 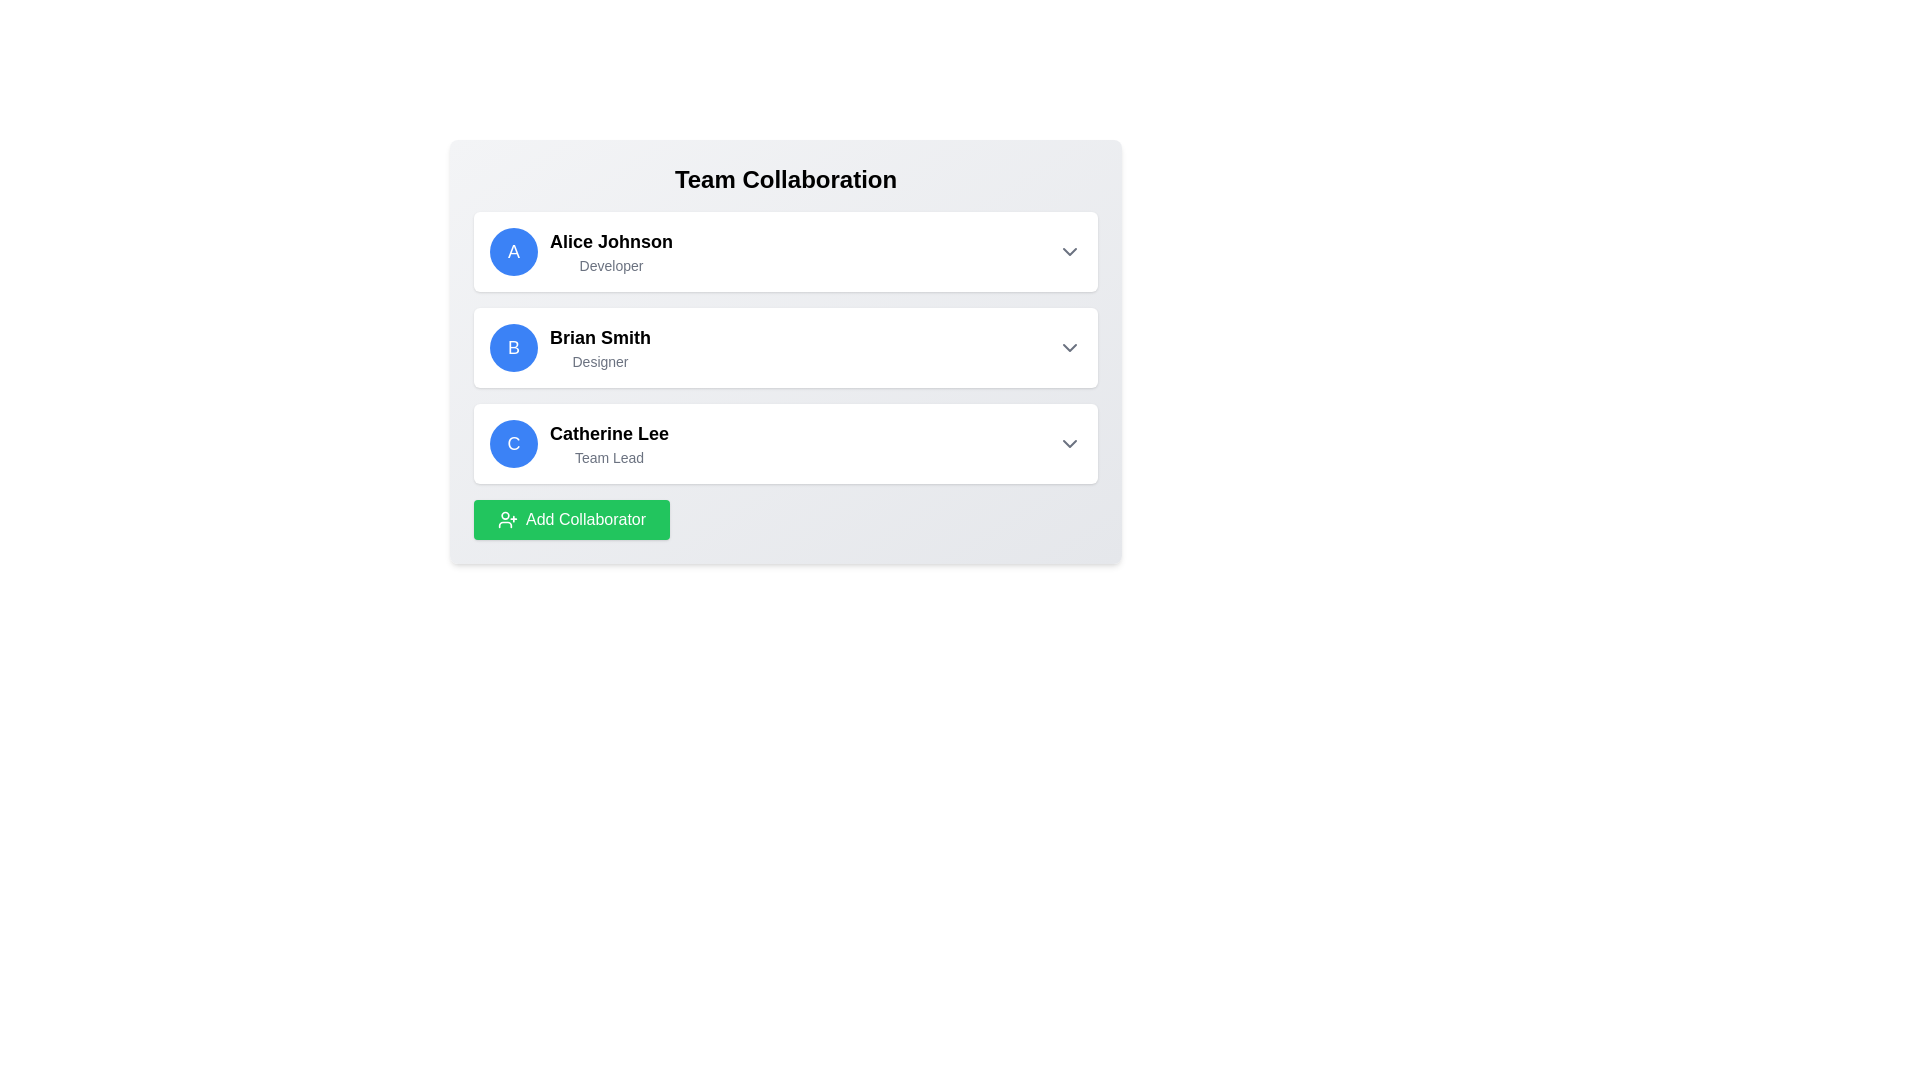 What do you see at coordinates (599, 362) in the screenshot?
I see `text on the title descriptor label located below the bold 'Brian Smith' text in the second user card under the 'Team Collaboration' section` at bounding box center [599, 362].